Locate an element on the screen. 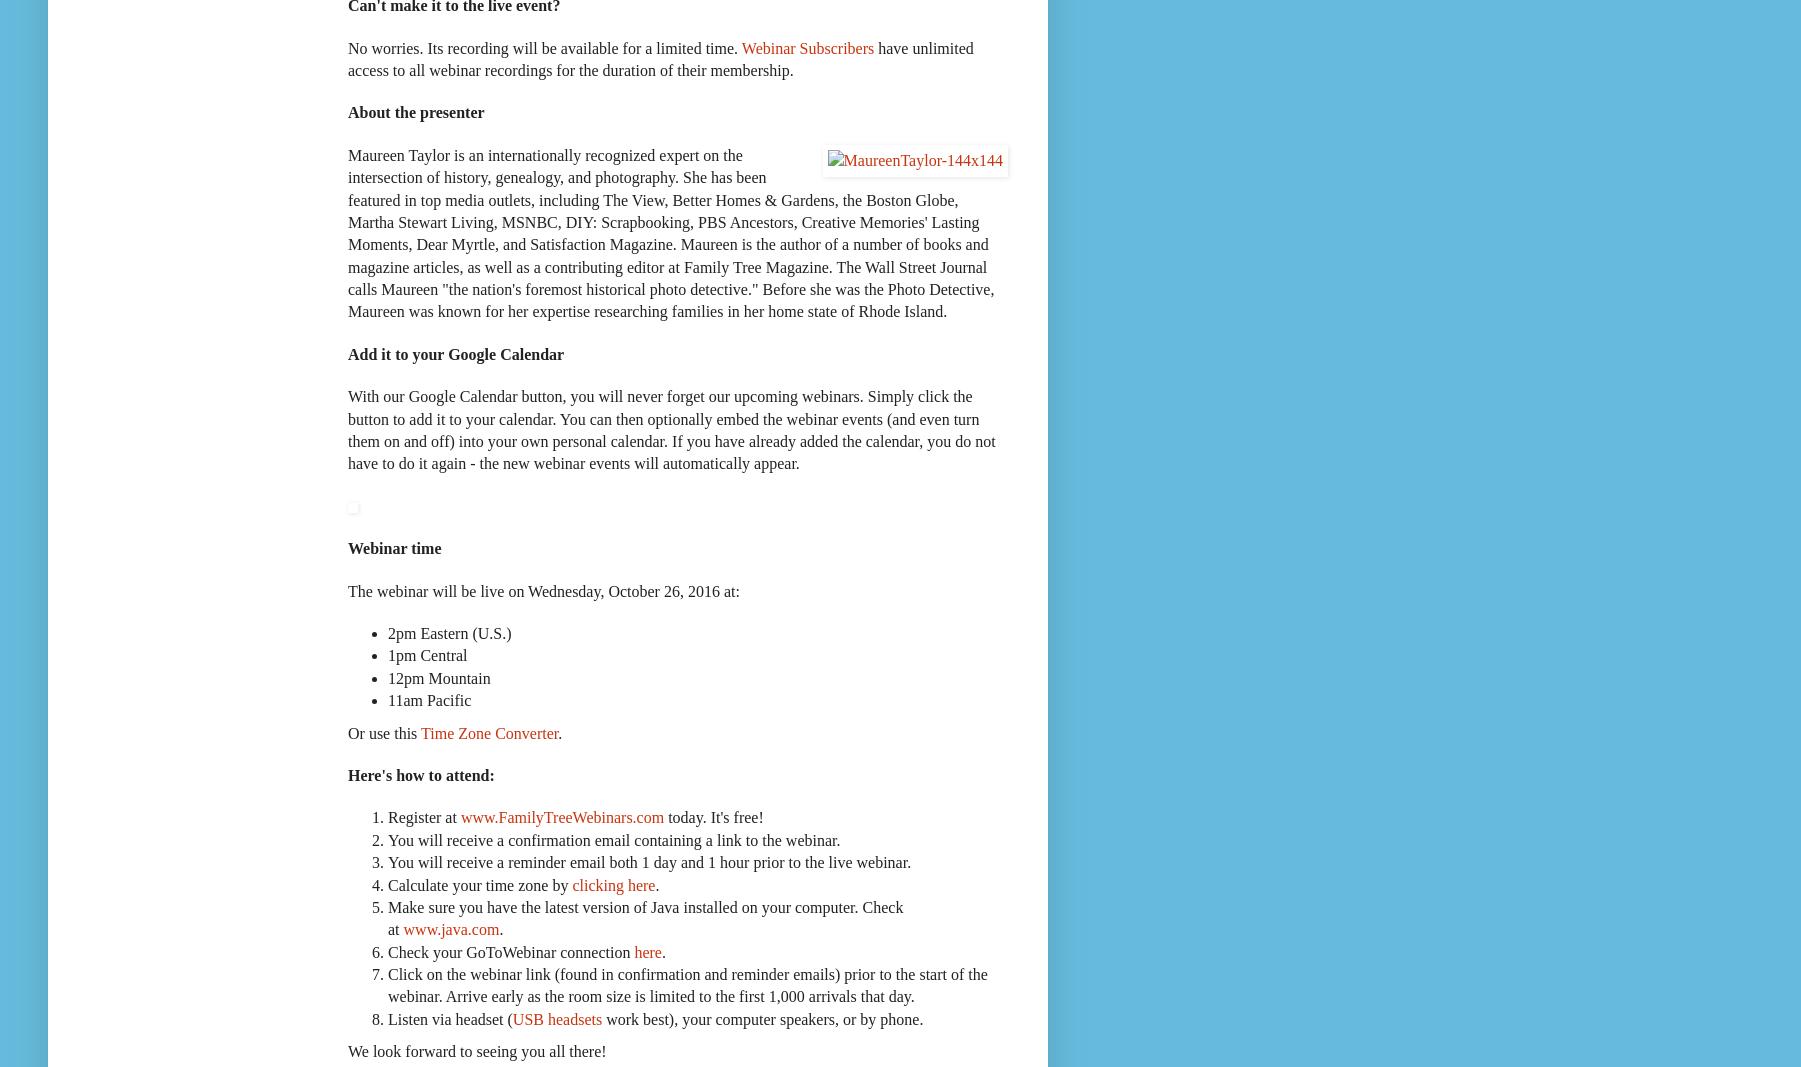  'You will receive a confirmation email containing a link to the webinar.' is located at coordinates (387, 838).